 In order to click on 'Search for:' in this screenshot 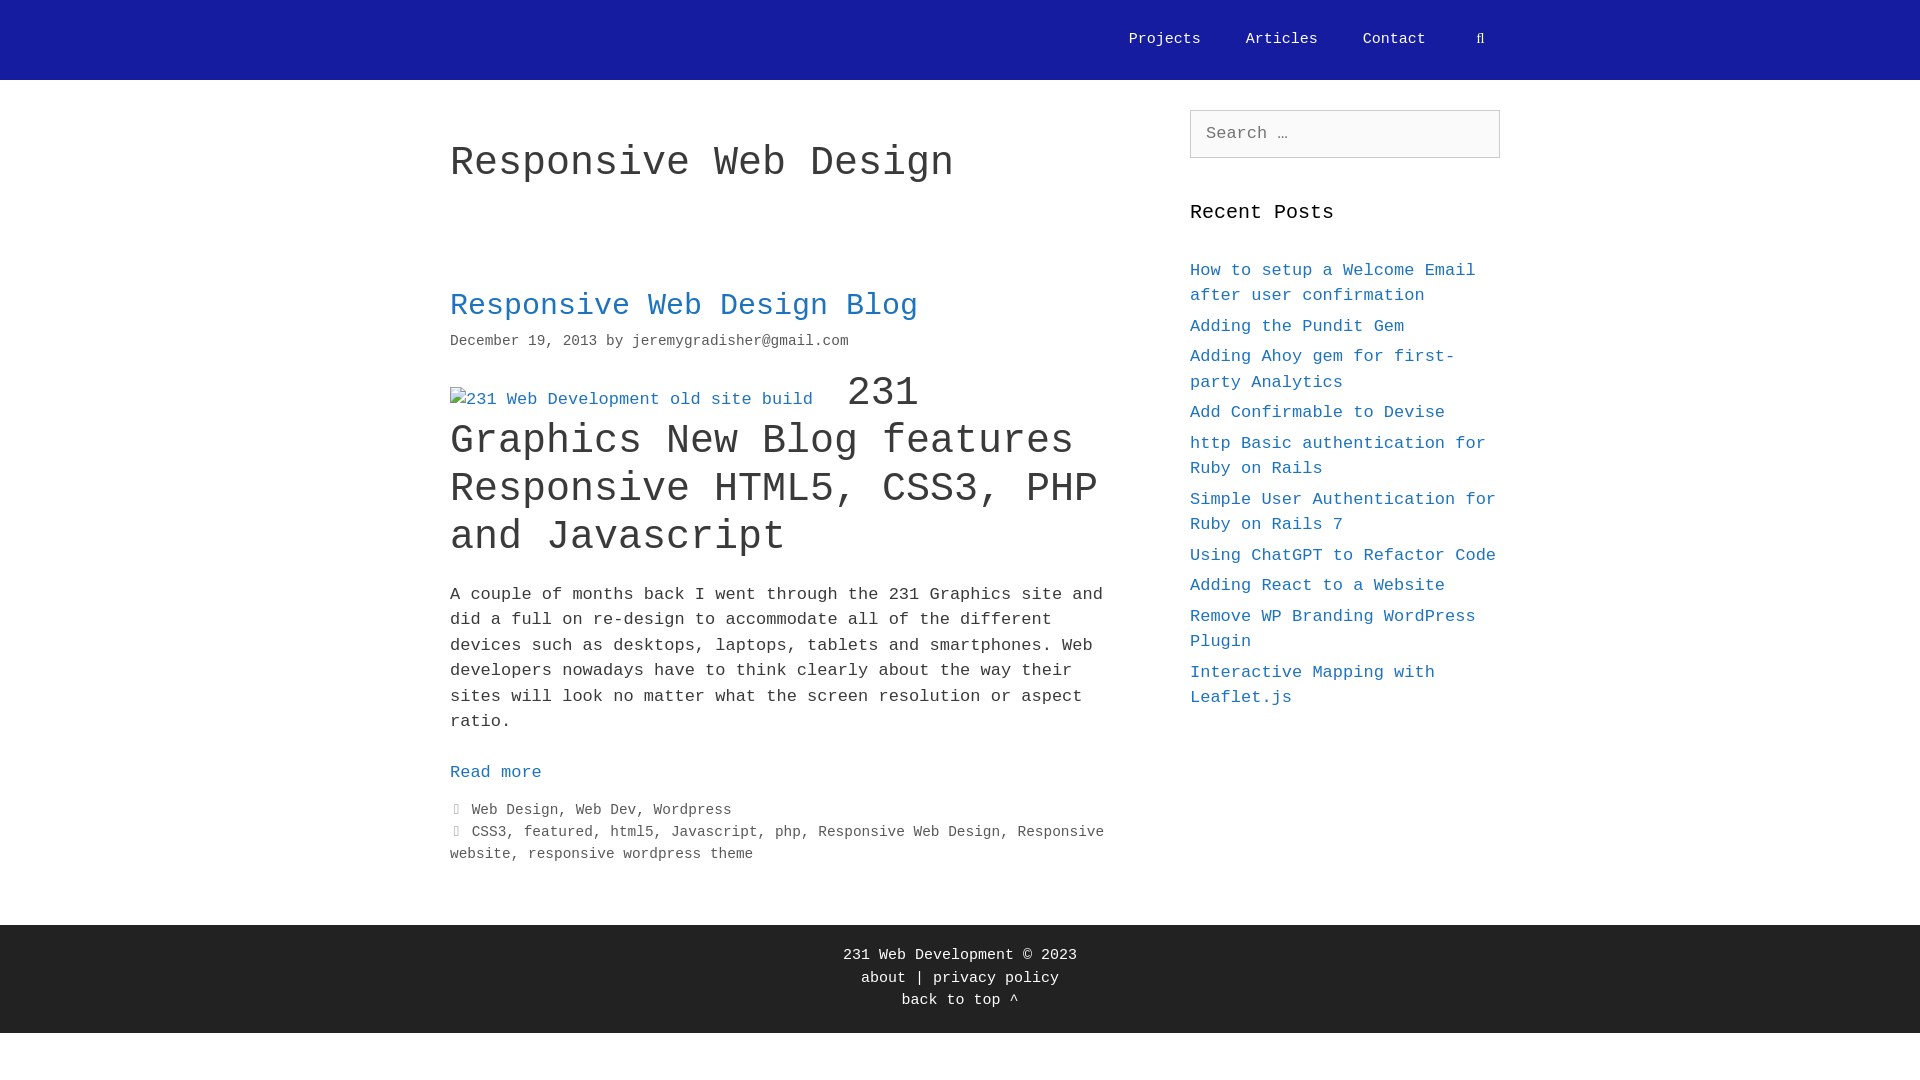, I will do `click(1344, 134)`.